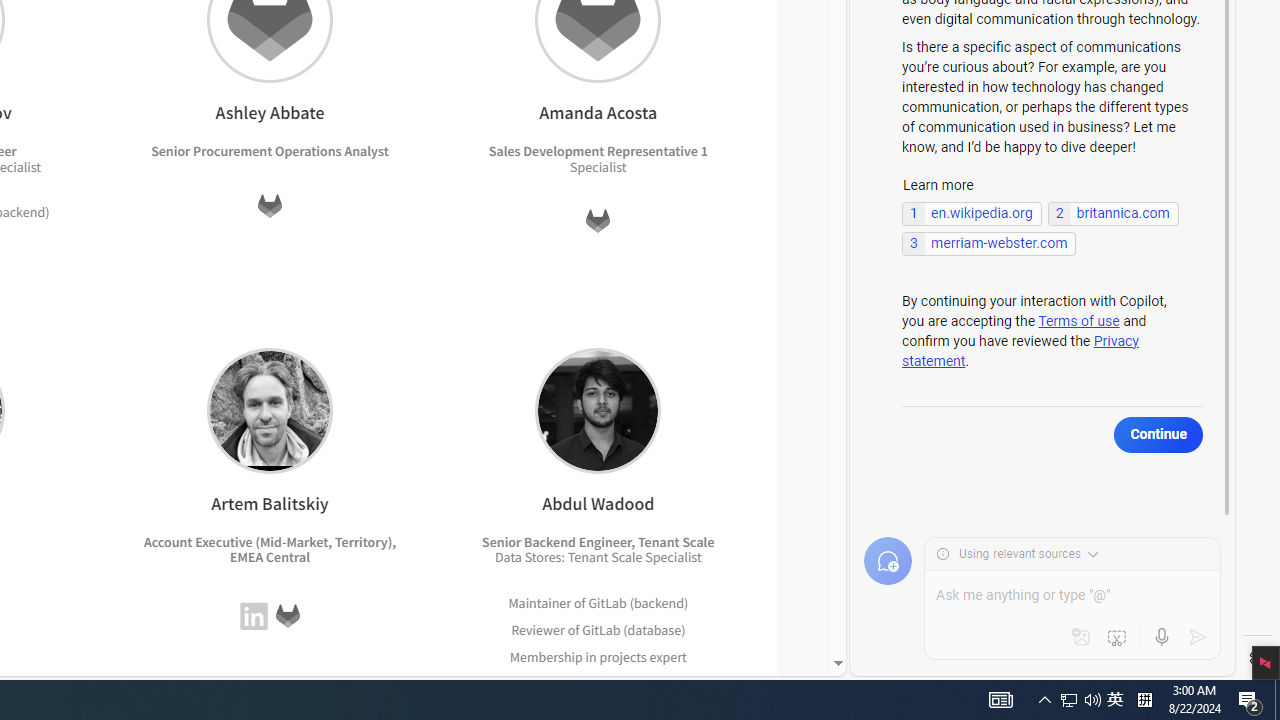  I want to click on 'Senior Procurement Operations Analyst', so click(269, 150).